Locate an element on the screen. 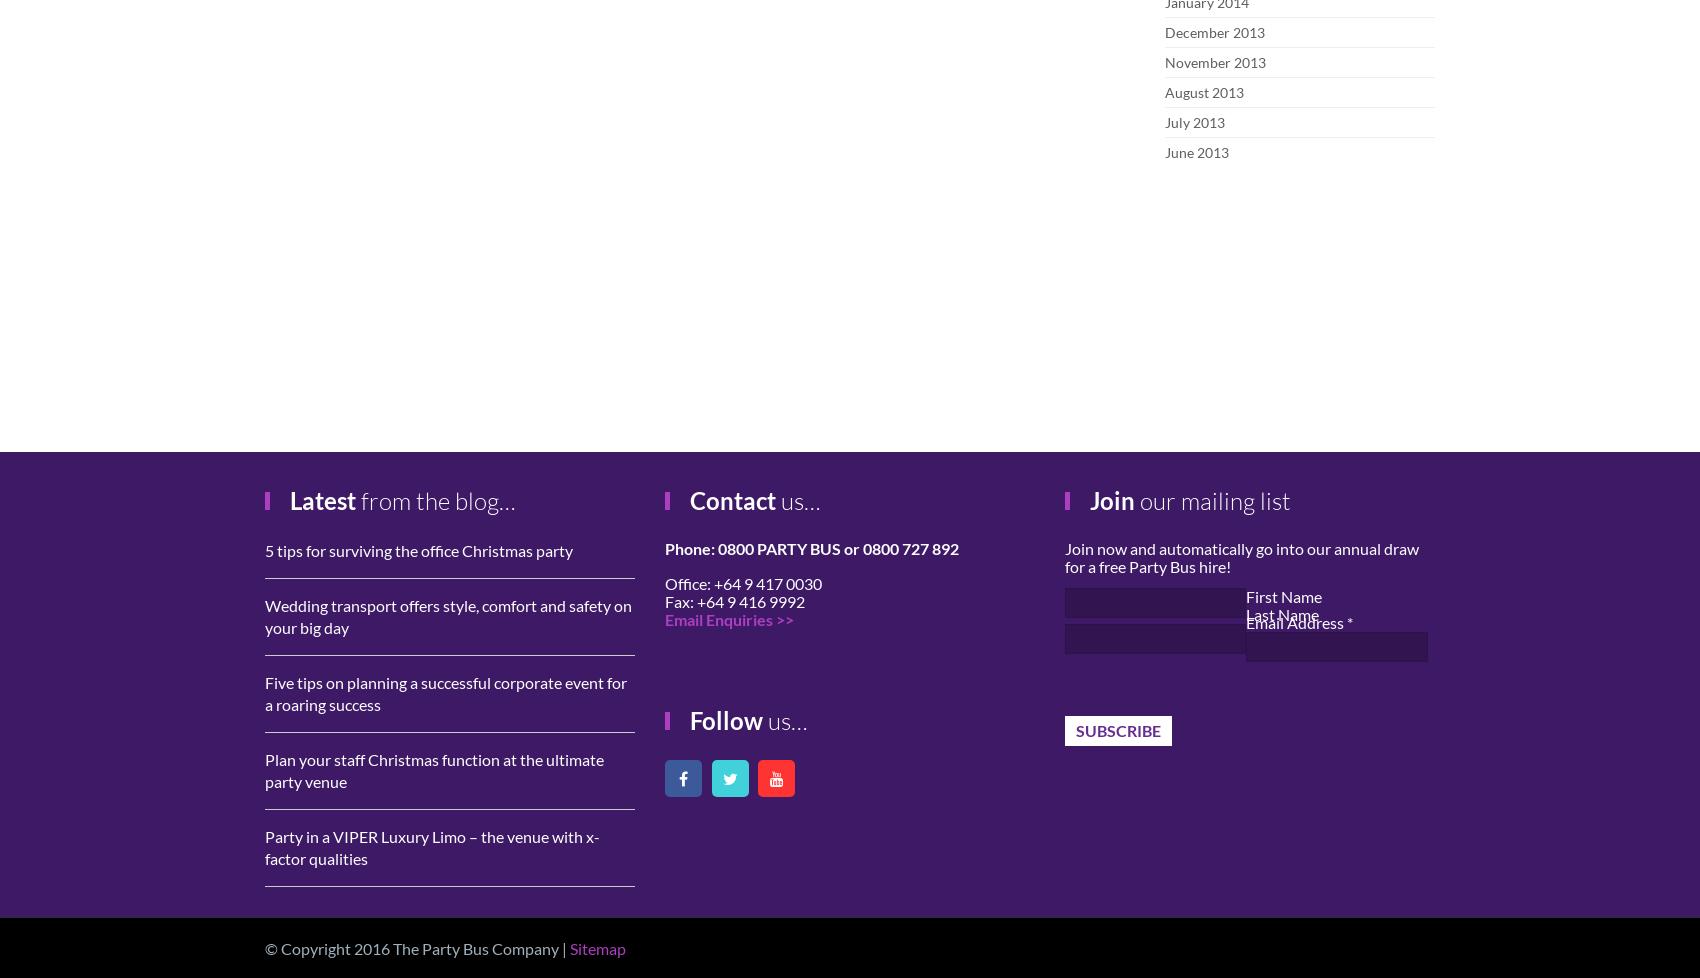 The image size is (1700, 978). 'our mailing list' is located at coordinates (1211, 501).